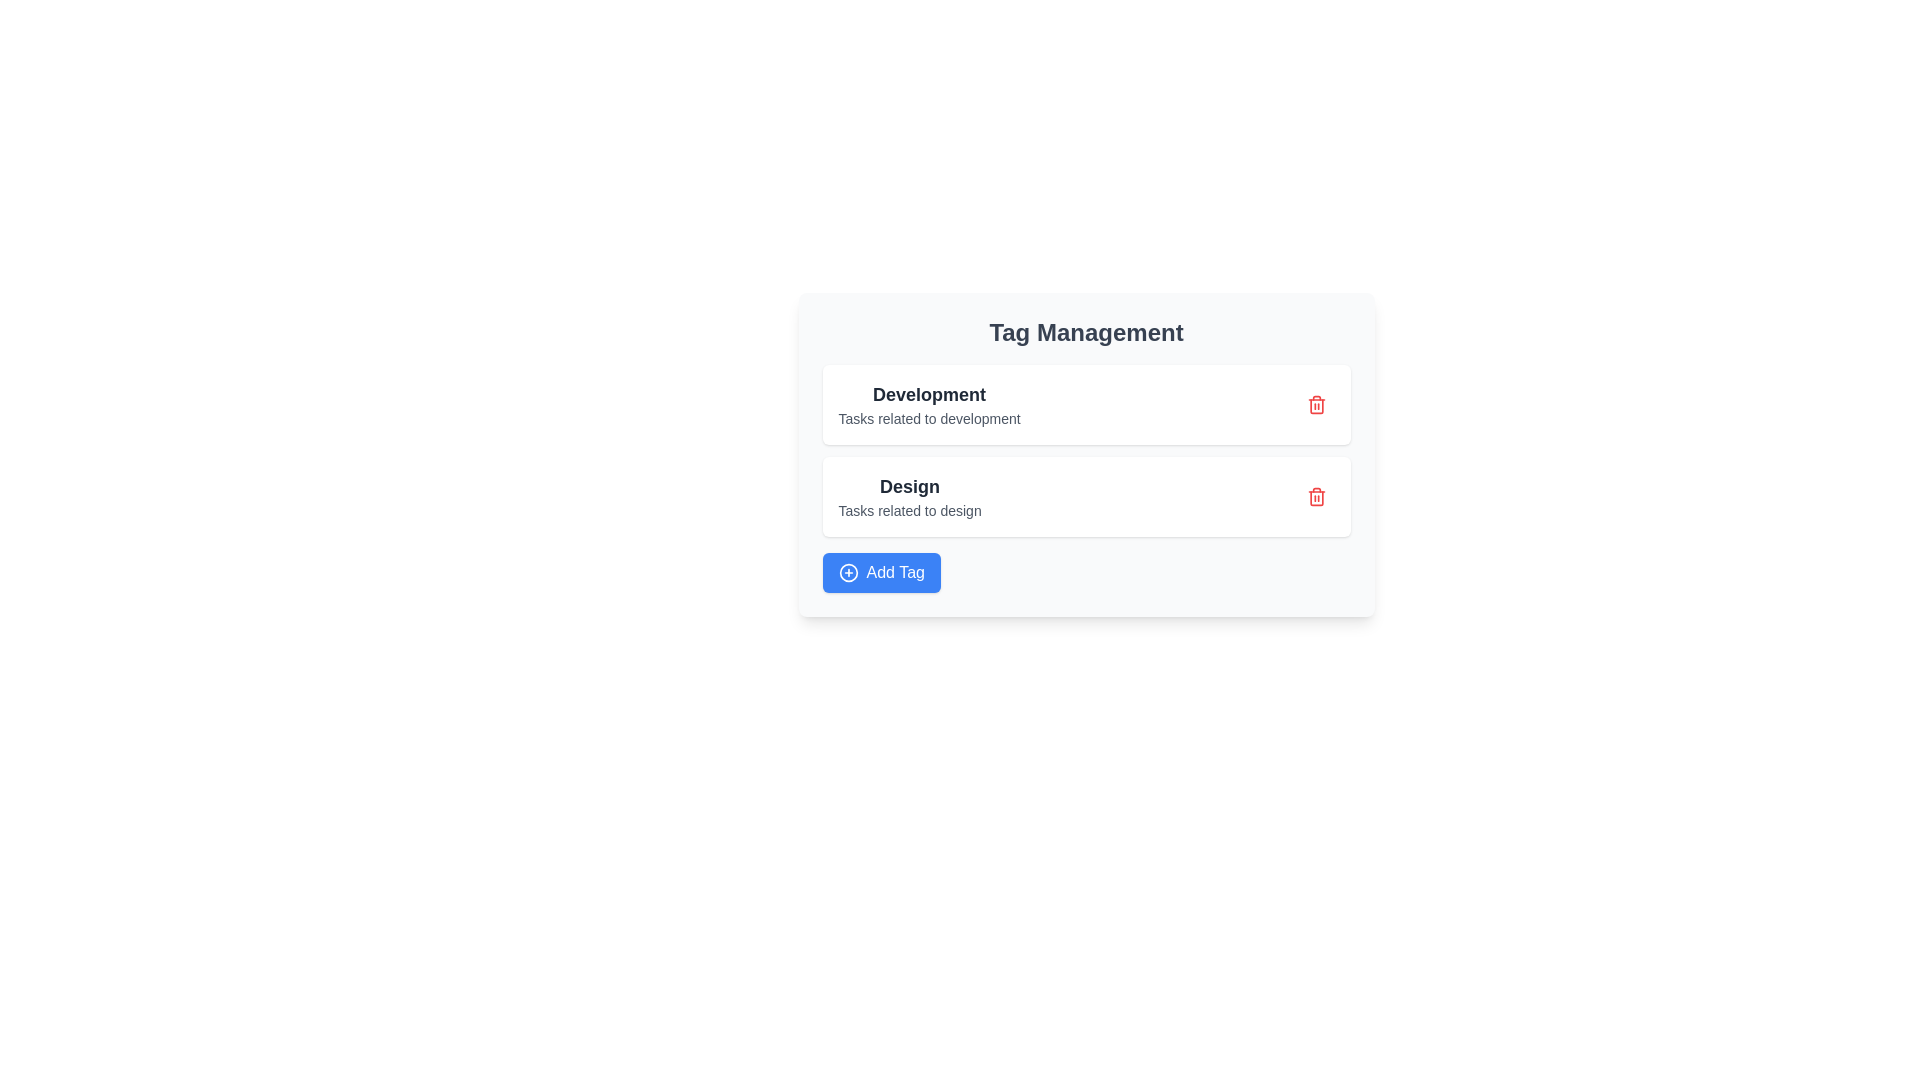 The width and height of the screenshot is (1920, 1080). Describe the element at coordinates (1085, 405) in the screenshot. I see `title 'Development' and the description 'Tasks related to development' from the first card in the 'Tag Management' section` at that location.